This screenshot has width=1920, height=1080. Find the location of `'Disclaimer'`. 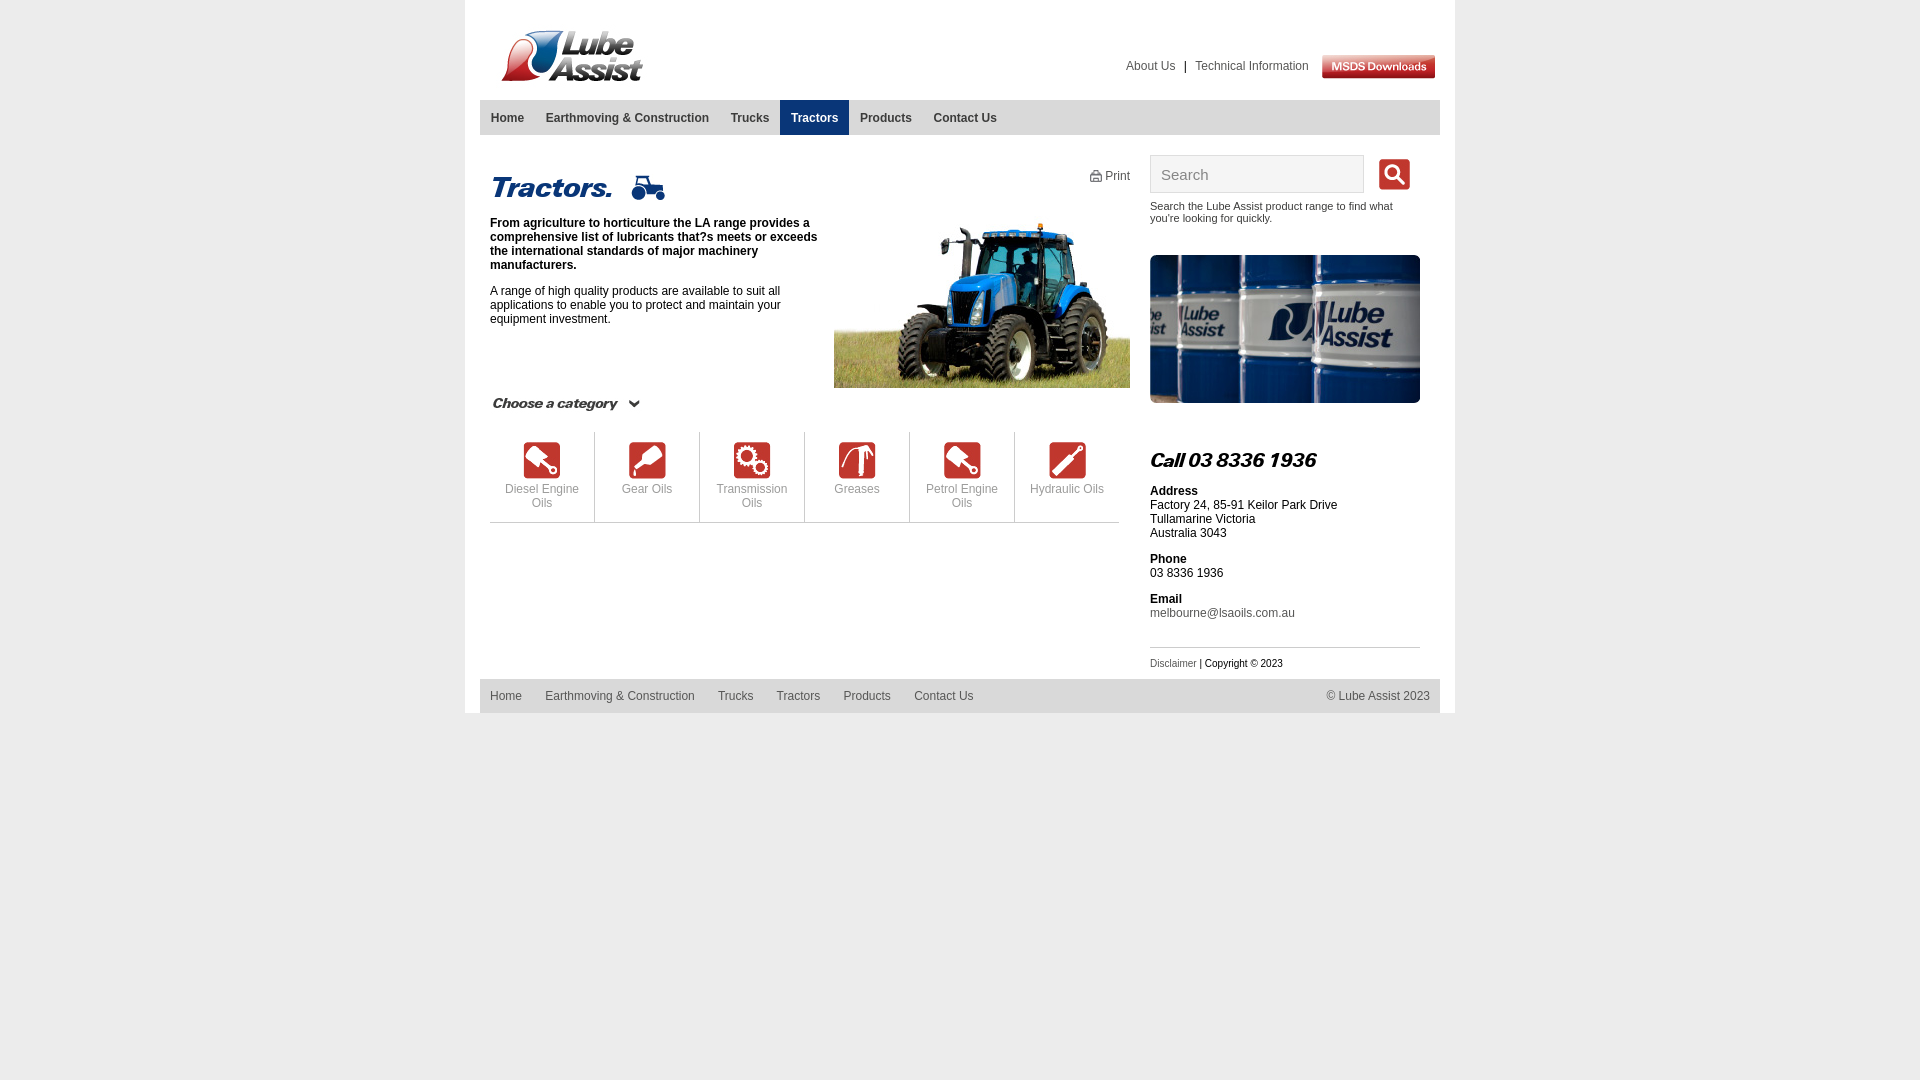

'Disclaimer' is located at coordinates (1174, 663).